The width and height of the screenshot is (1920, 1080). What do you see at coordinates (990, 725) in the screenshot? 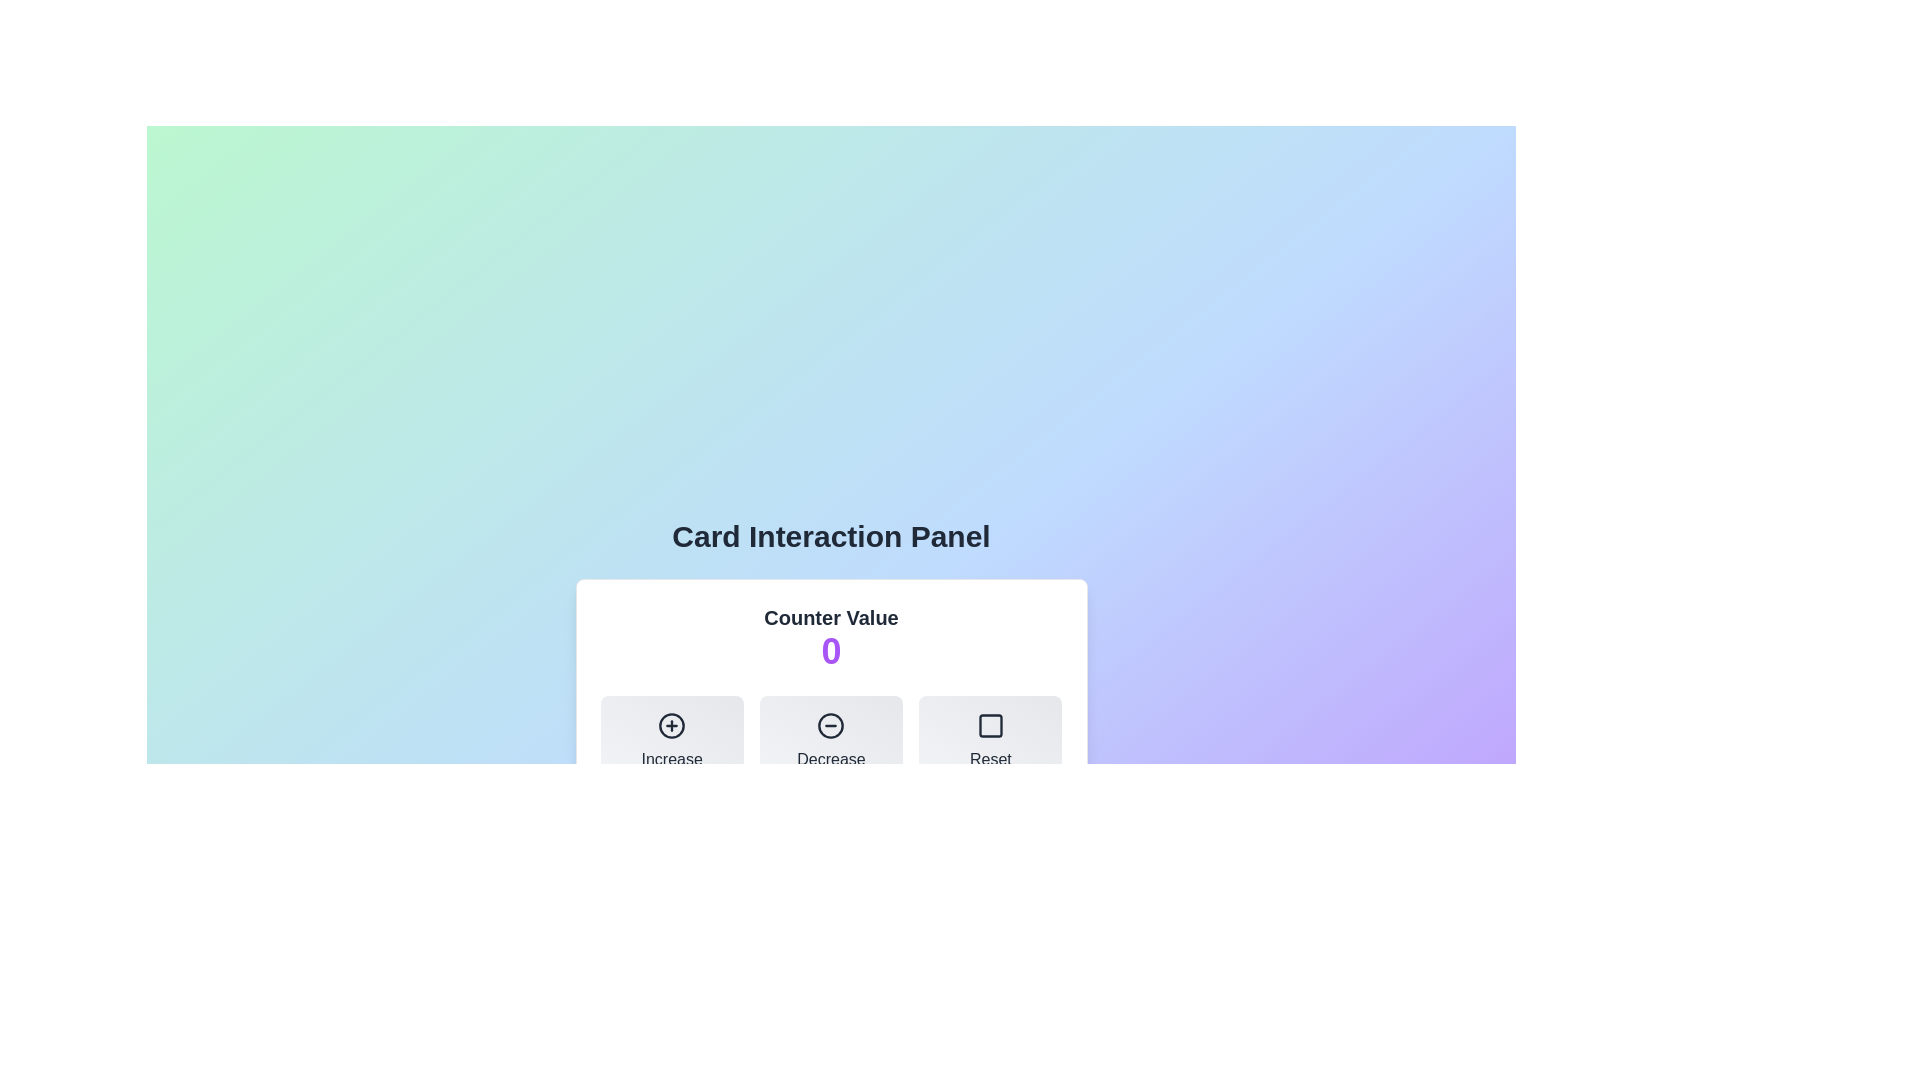
I see `the small, minimalistic square icon with rounded corners located within the 'Reset' button` at bounding box center [990, 725].